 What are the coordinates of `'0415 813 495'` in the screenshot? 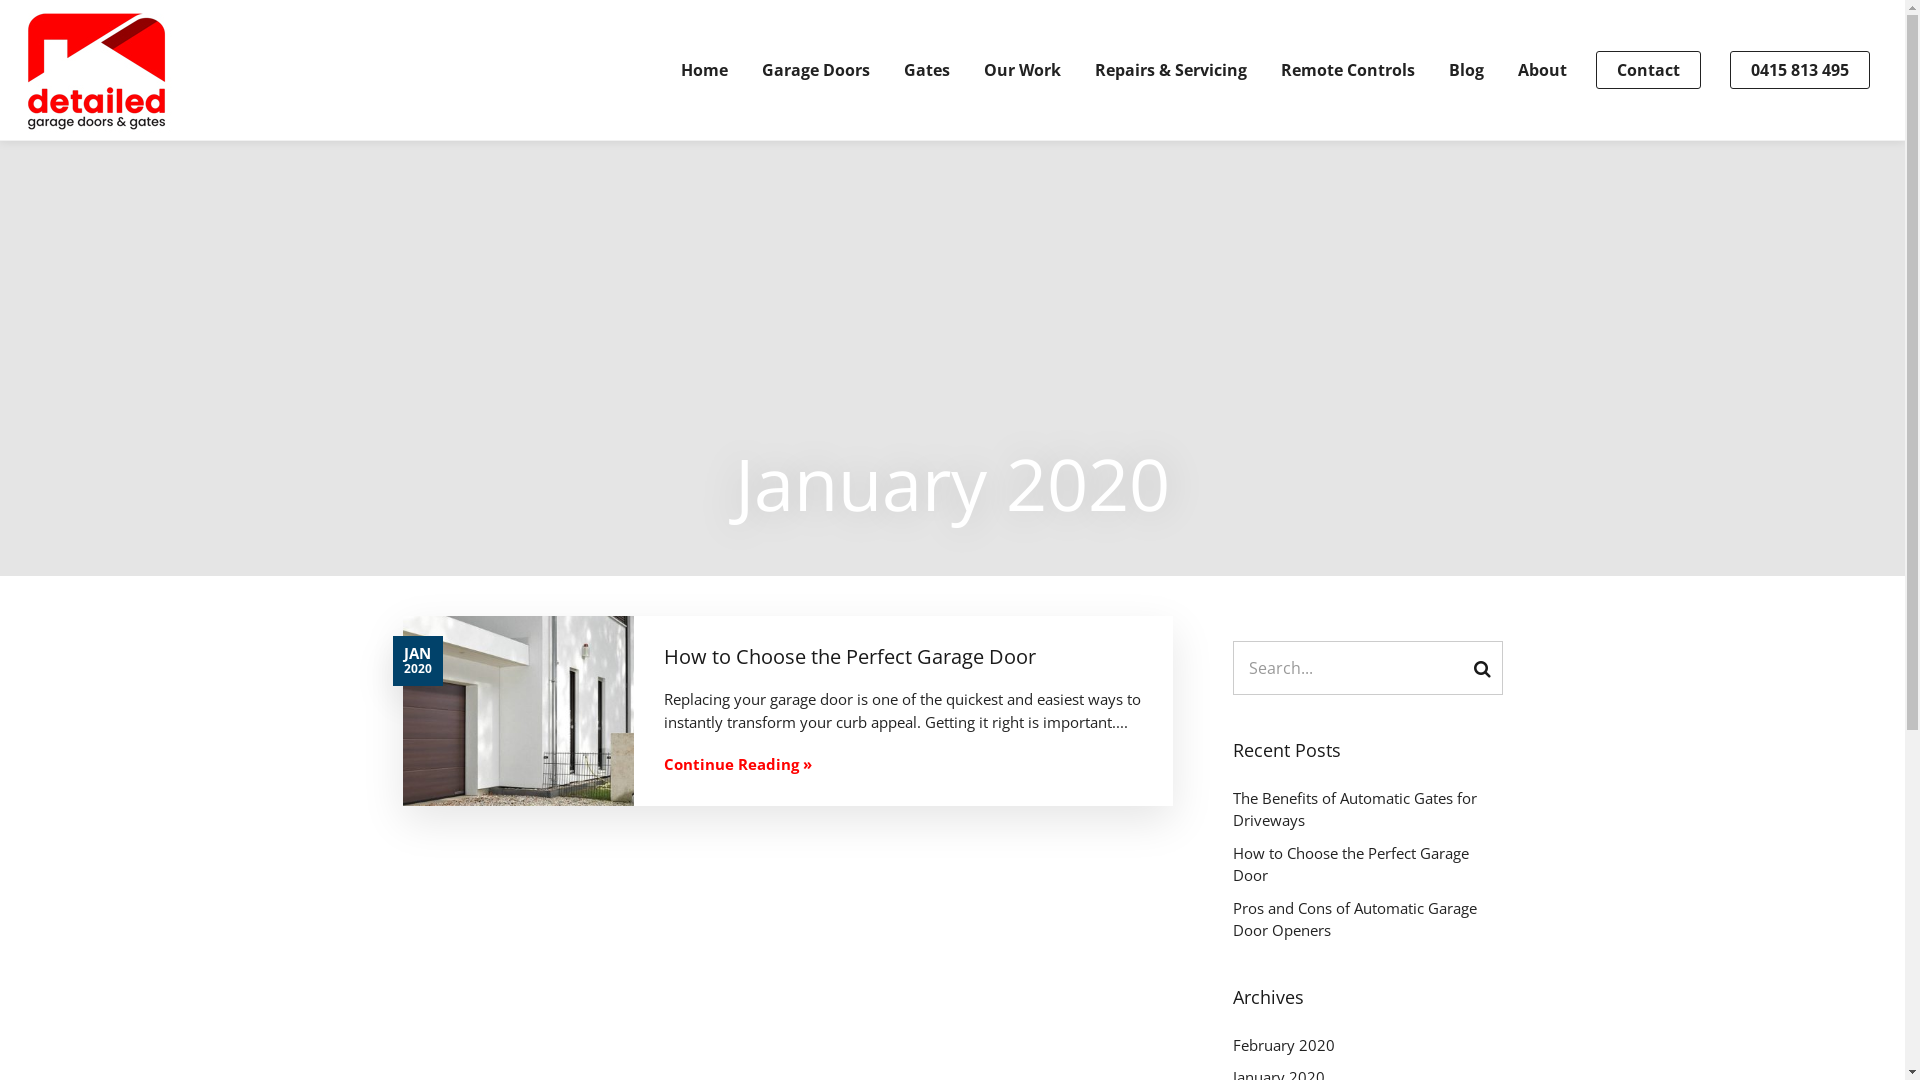 It's located at (1728, 68).